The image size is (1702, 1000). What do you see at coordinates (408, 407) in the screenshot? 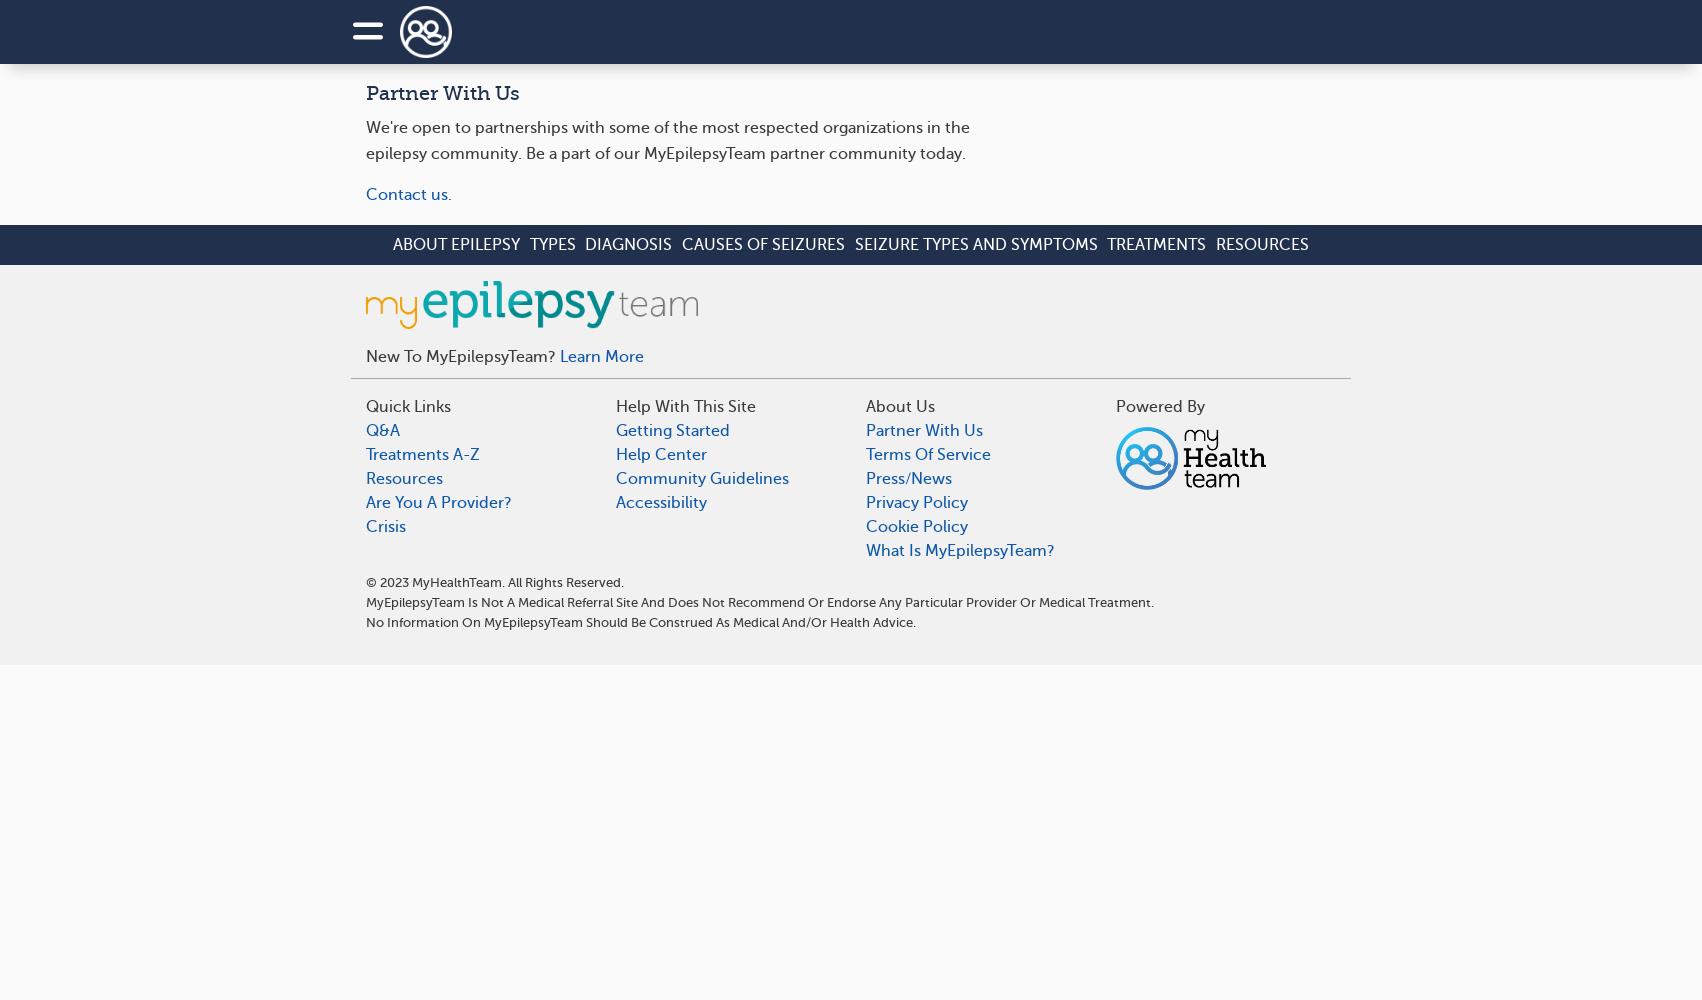
I see `'Quick Links'` at bounding box center [408, 407].